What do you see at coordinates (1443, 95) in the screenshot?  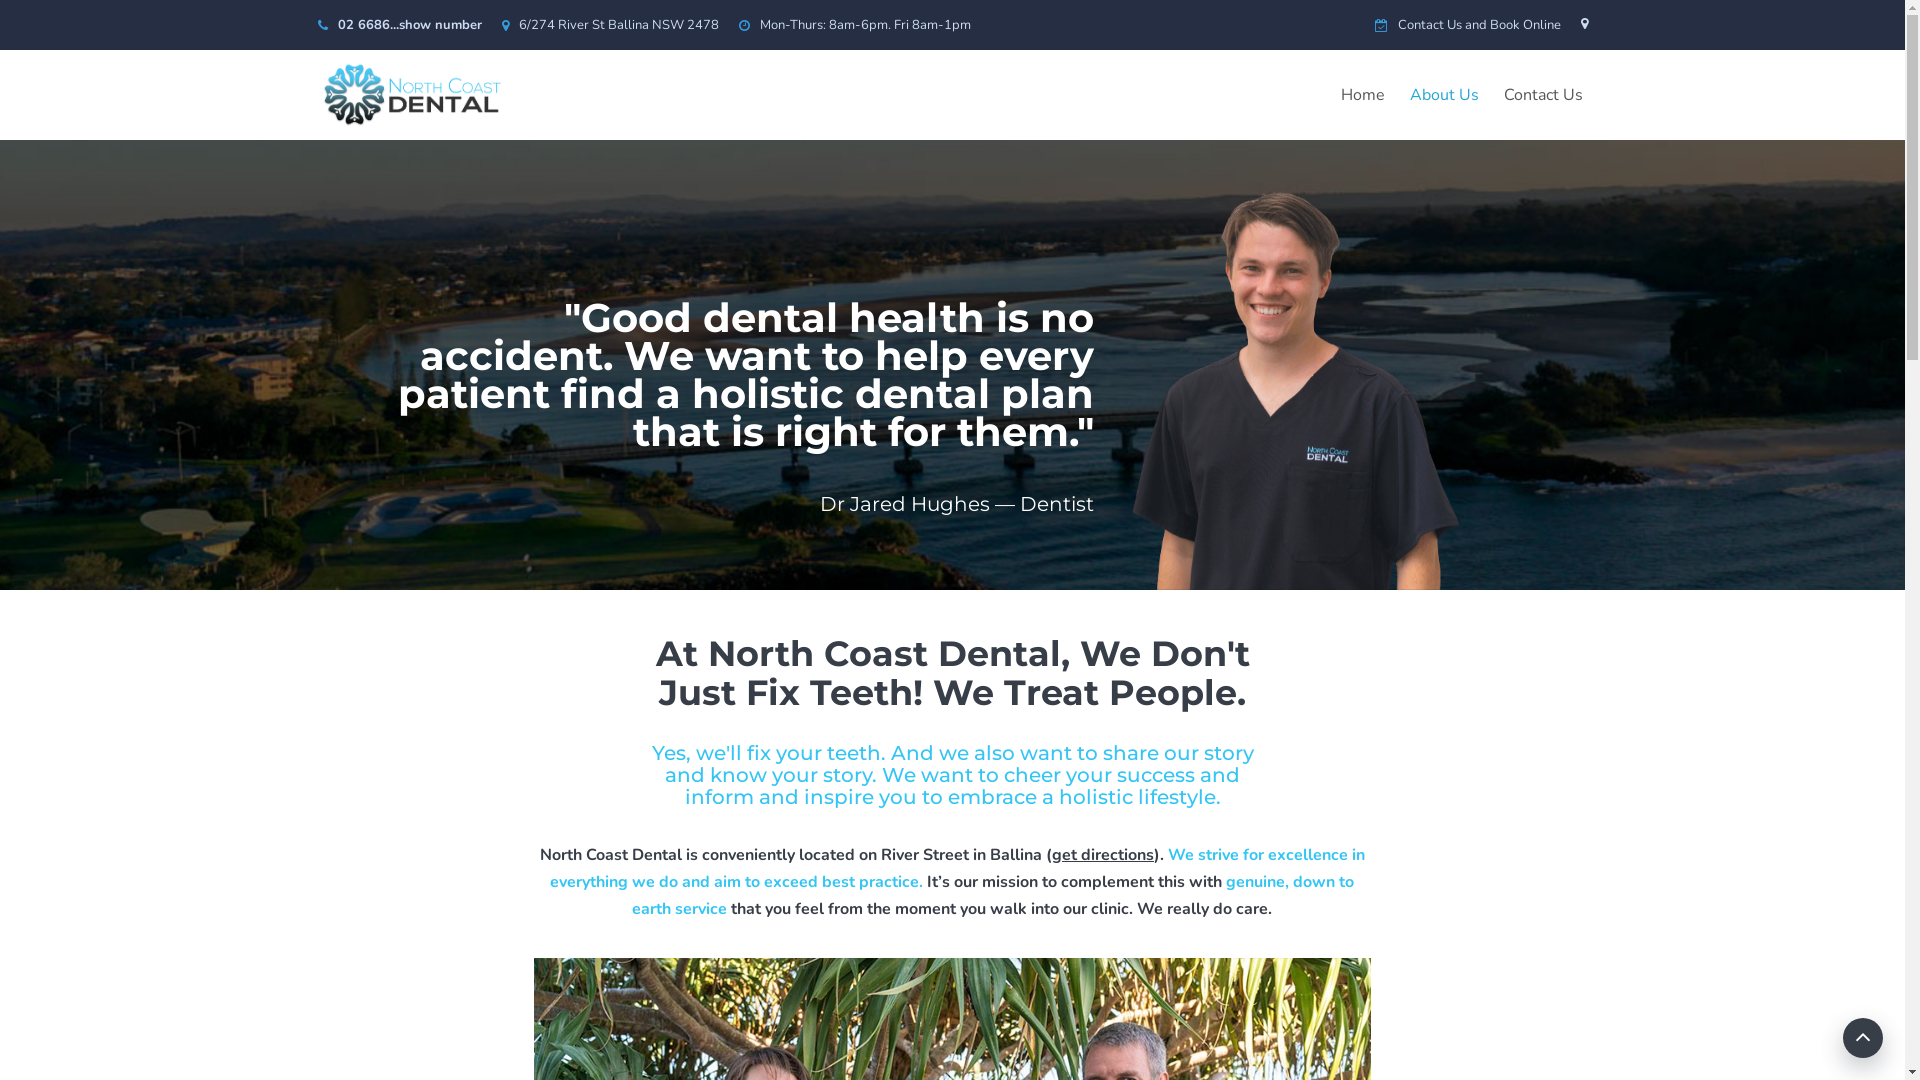 I see `'About Us'` at bounding box center [1443, 95].